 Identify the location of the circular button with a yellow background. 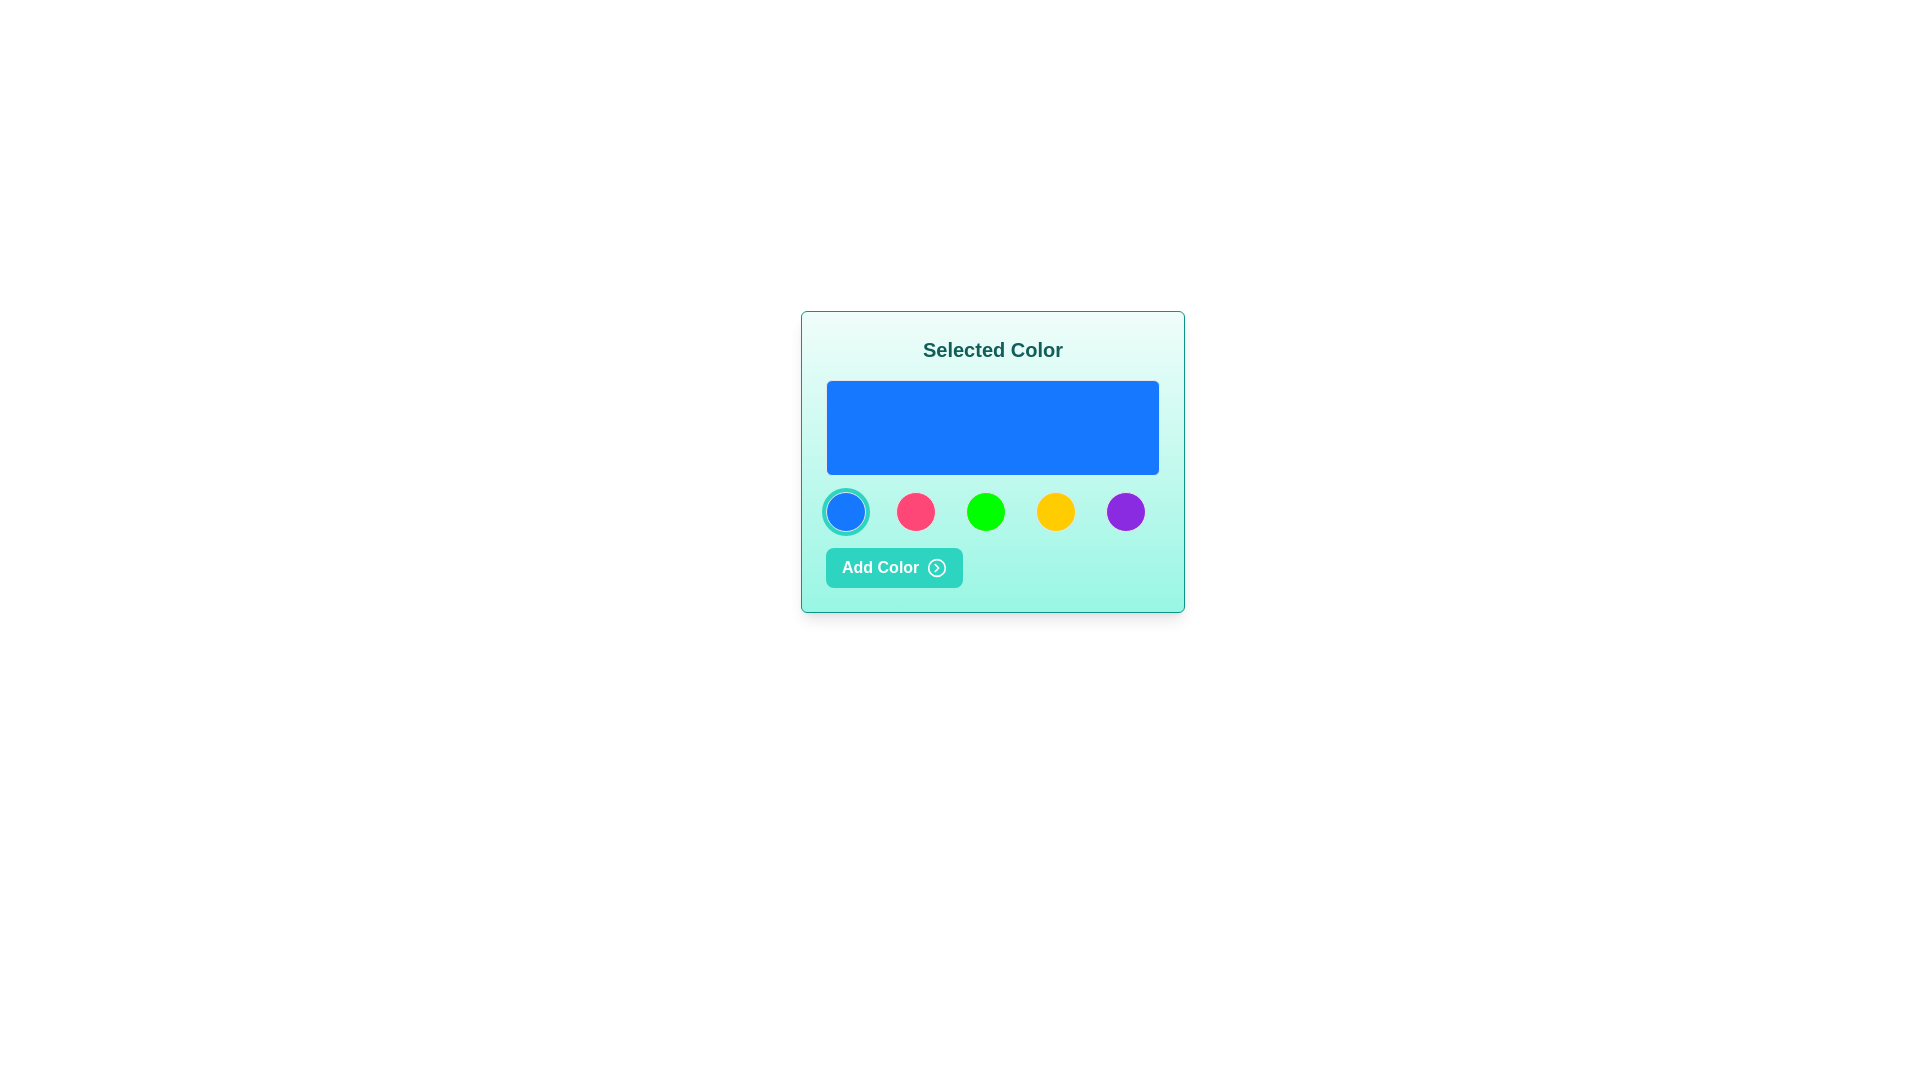
(1055, 511).